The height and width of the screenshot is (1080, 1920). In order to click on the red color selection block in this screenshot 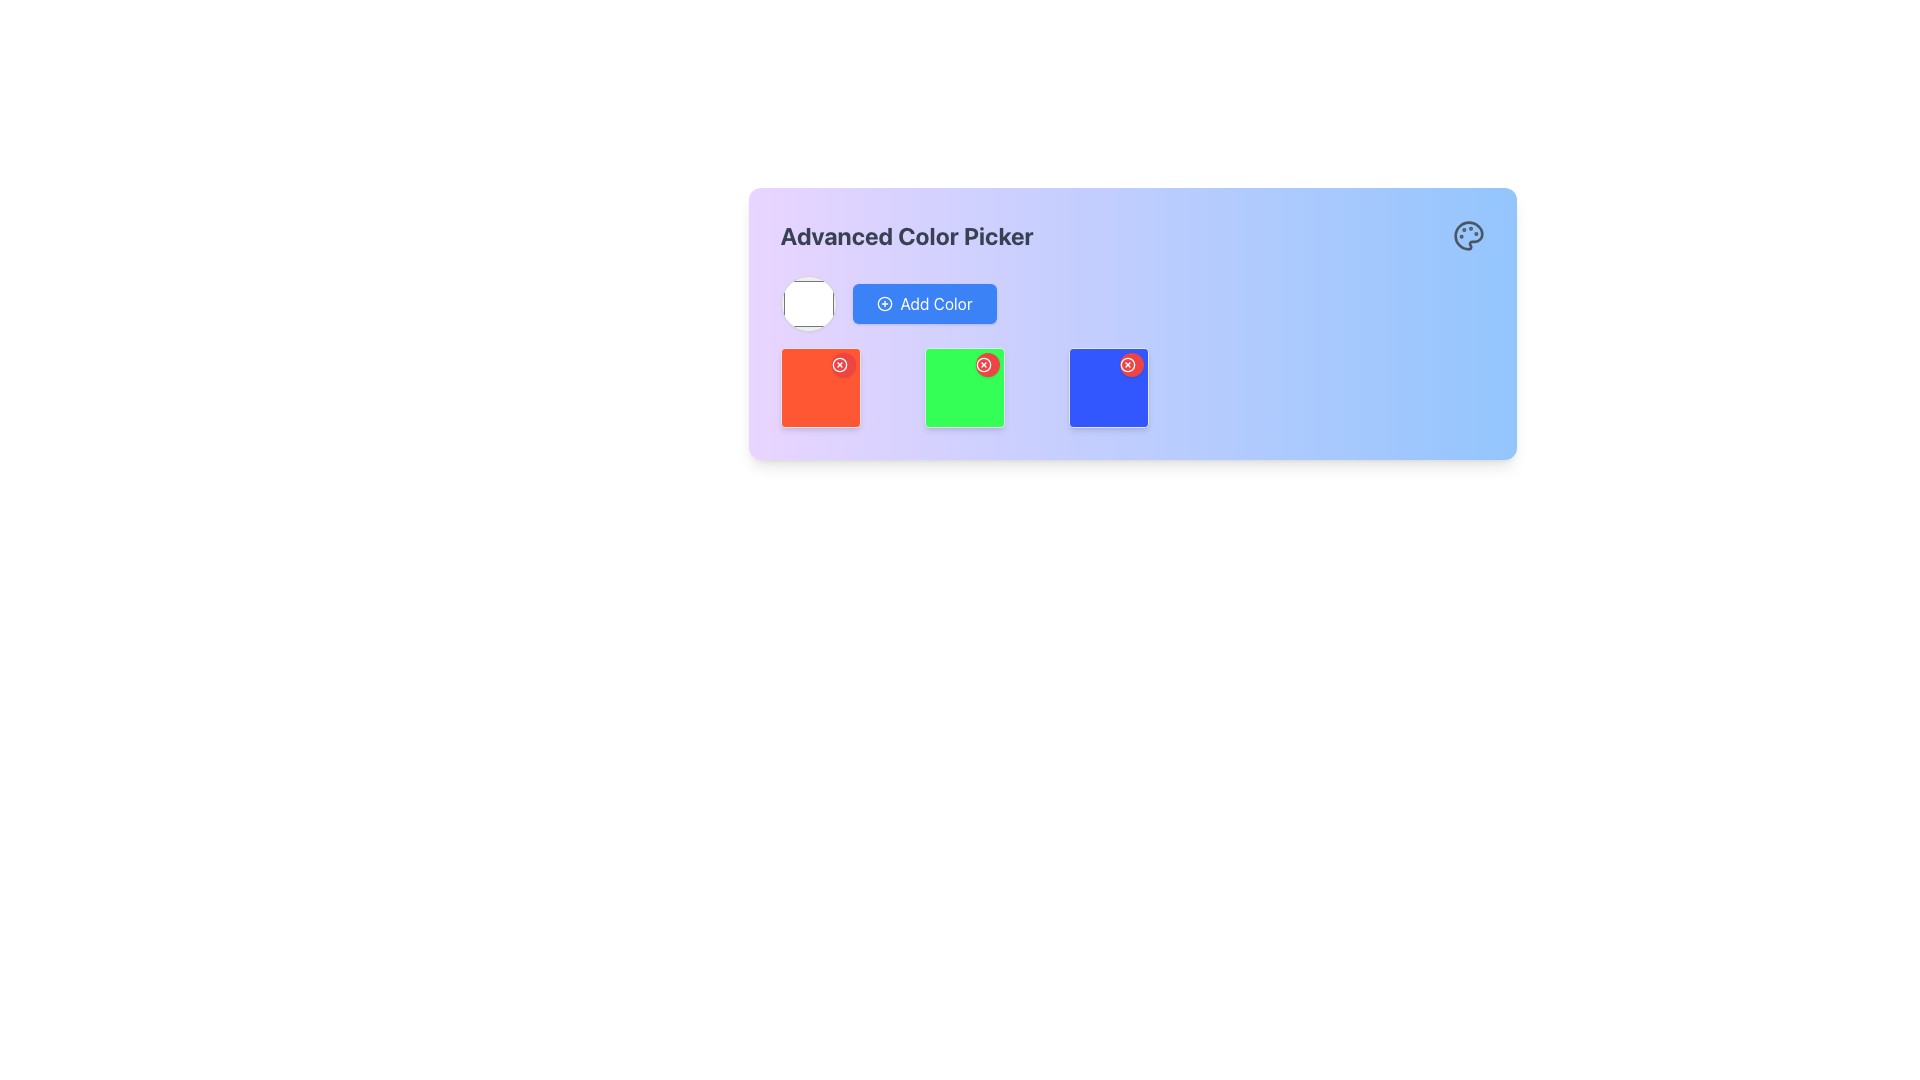, I will do `click(820, 388)`.